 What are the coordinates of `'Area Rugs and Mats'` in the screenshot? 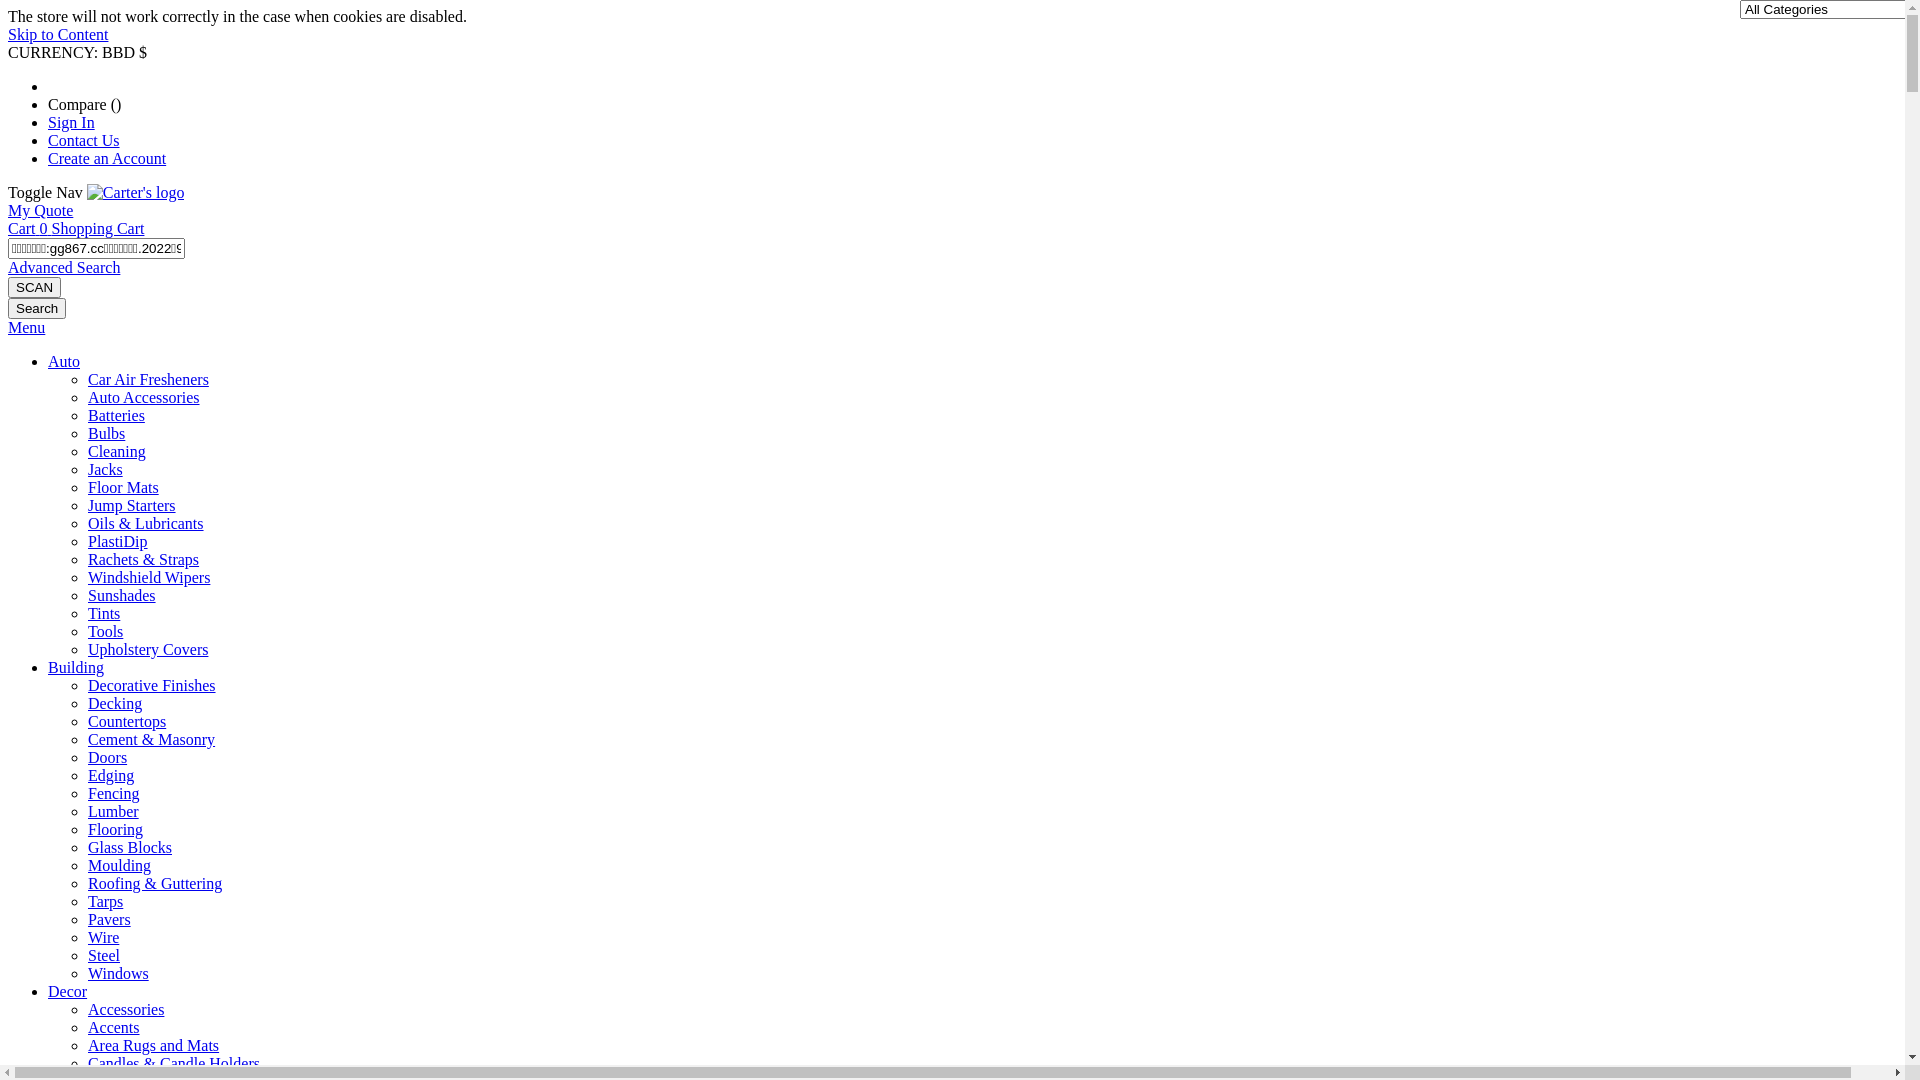 It's located at (152, 1044).